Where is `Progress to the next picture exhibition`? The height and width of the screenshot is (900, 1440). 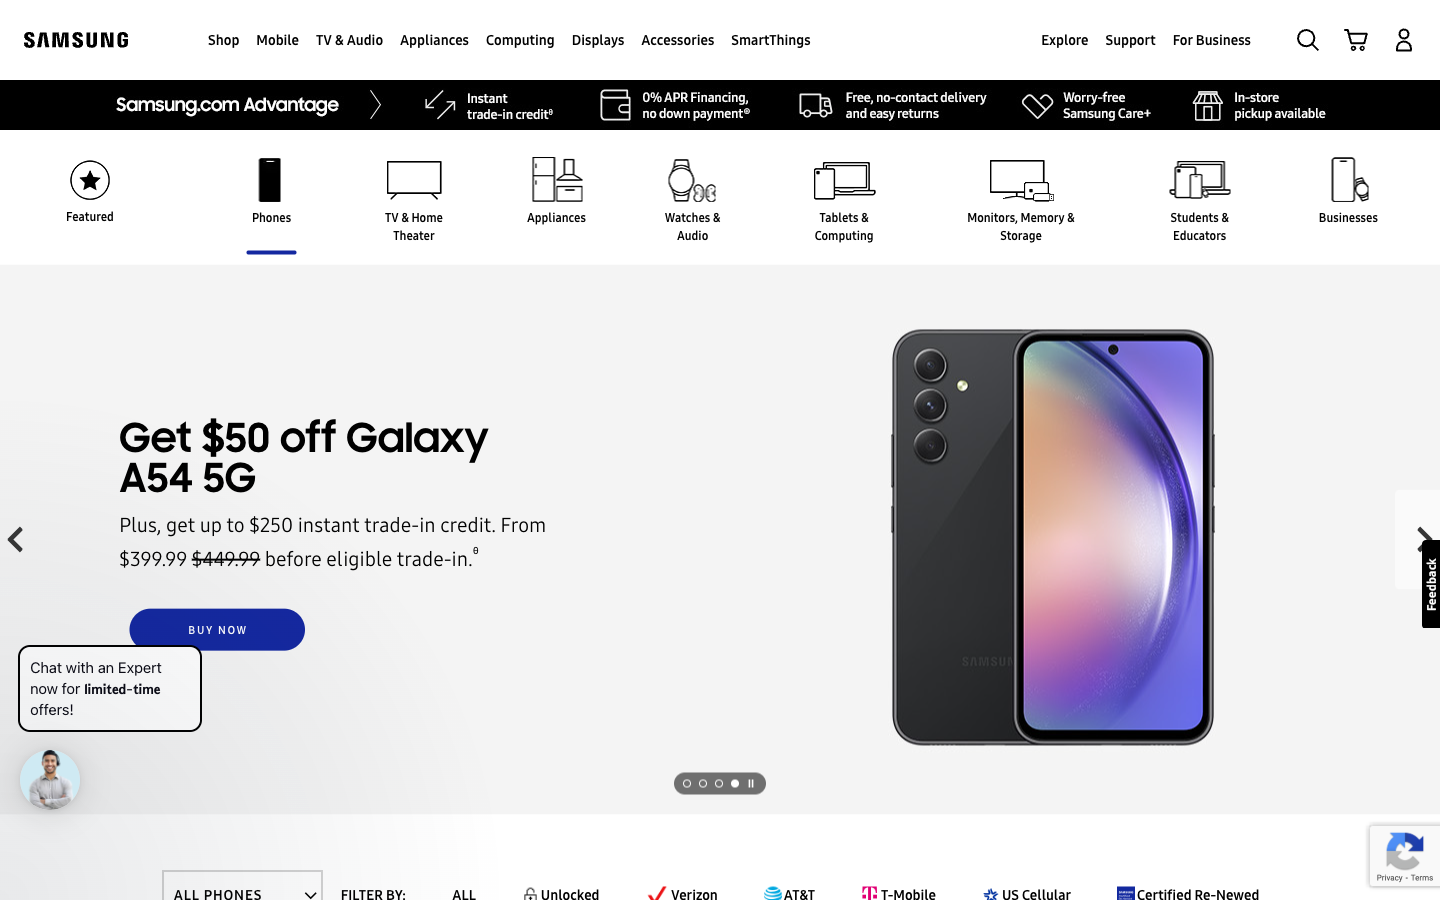 Progress to the next picture exhibition is located at coordinates (749, 782).